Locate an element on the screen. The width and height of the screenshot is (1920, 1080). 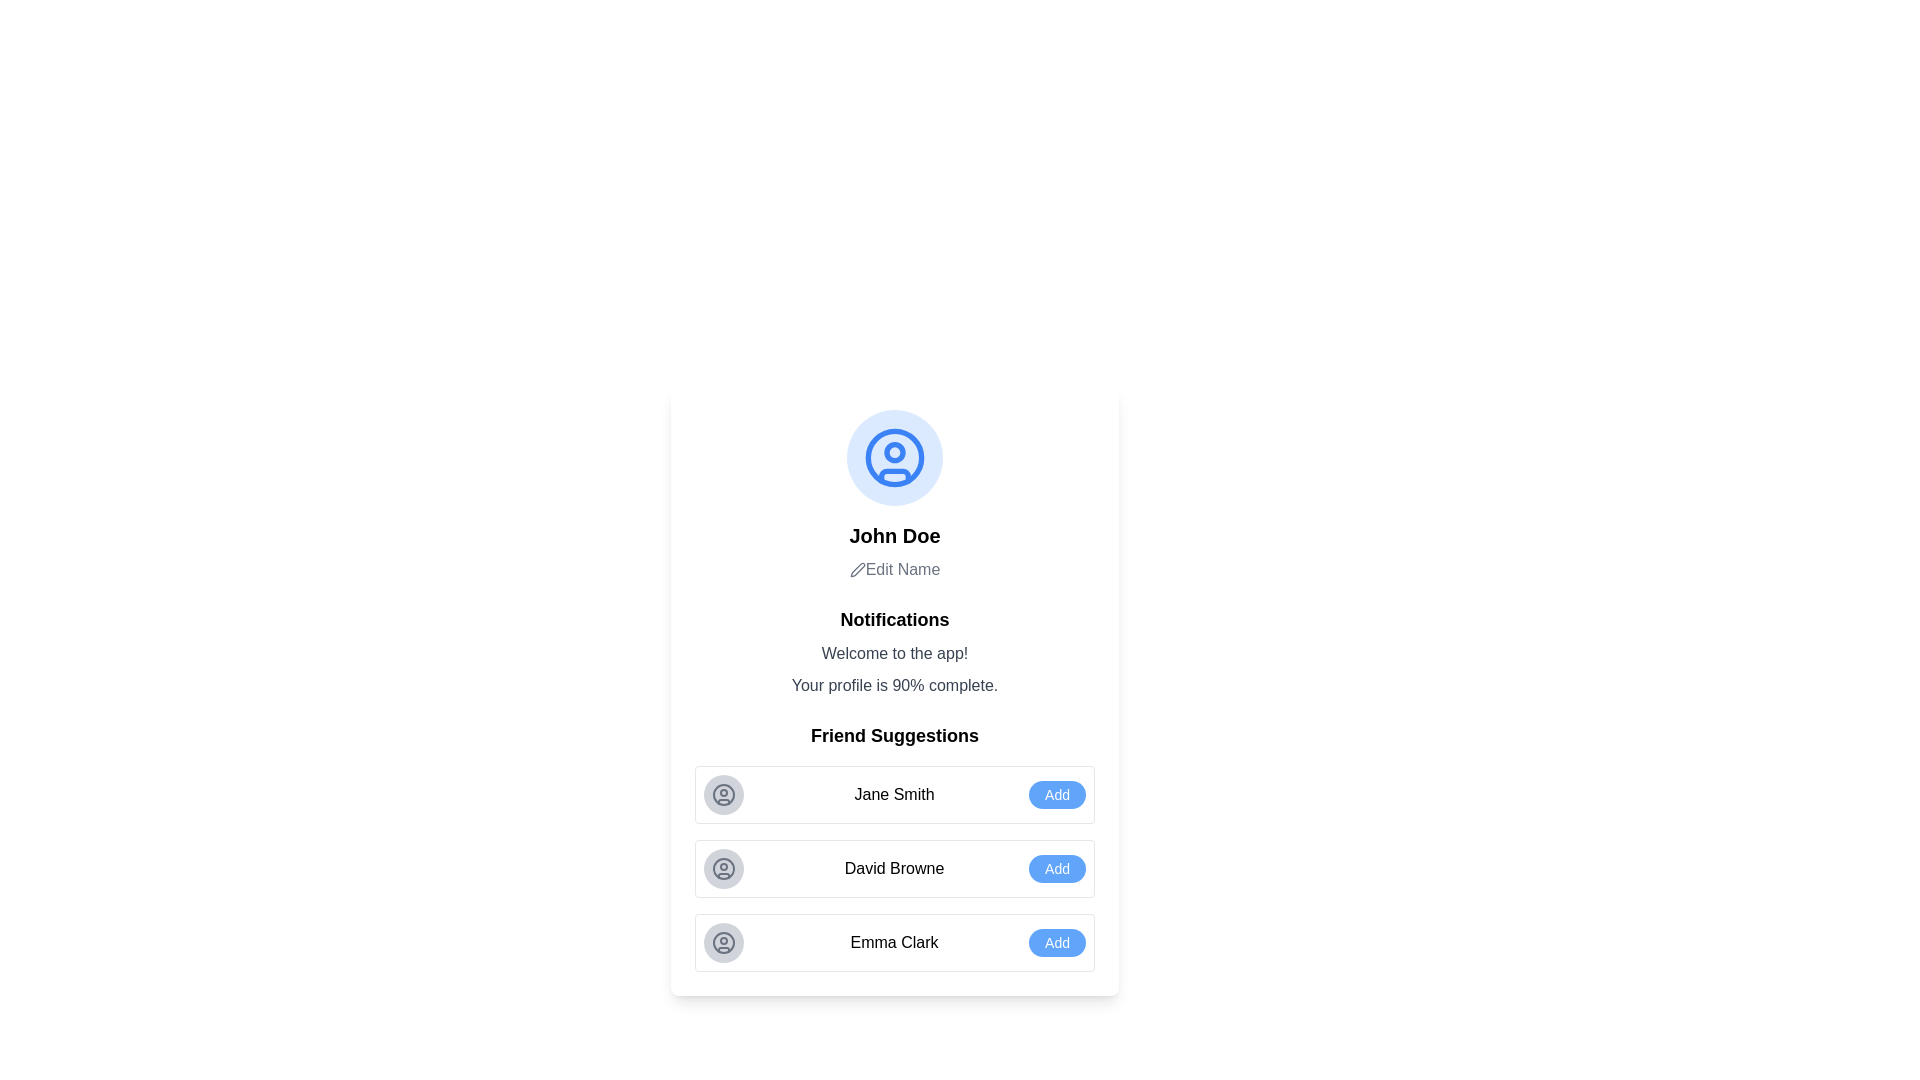
the largest circular component of the avatar-style icon representing 'Emma Clark' in the 'Friend Suggestions' list is located at coordinates (723, 942).